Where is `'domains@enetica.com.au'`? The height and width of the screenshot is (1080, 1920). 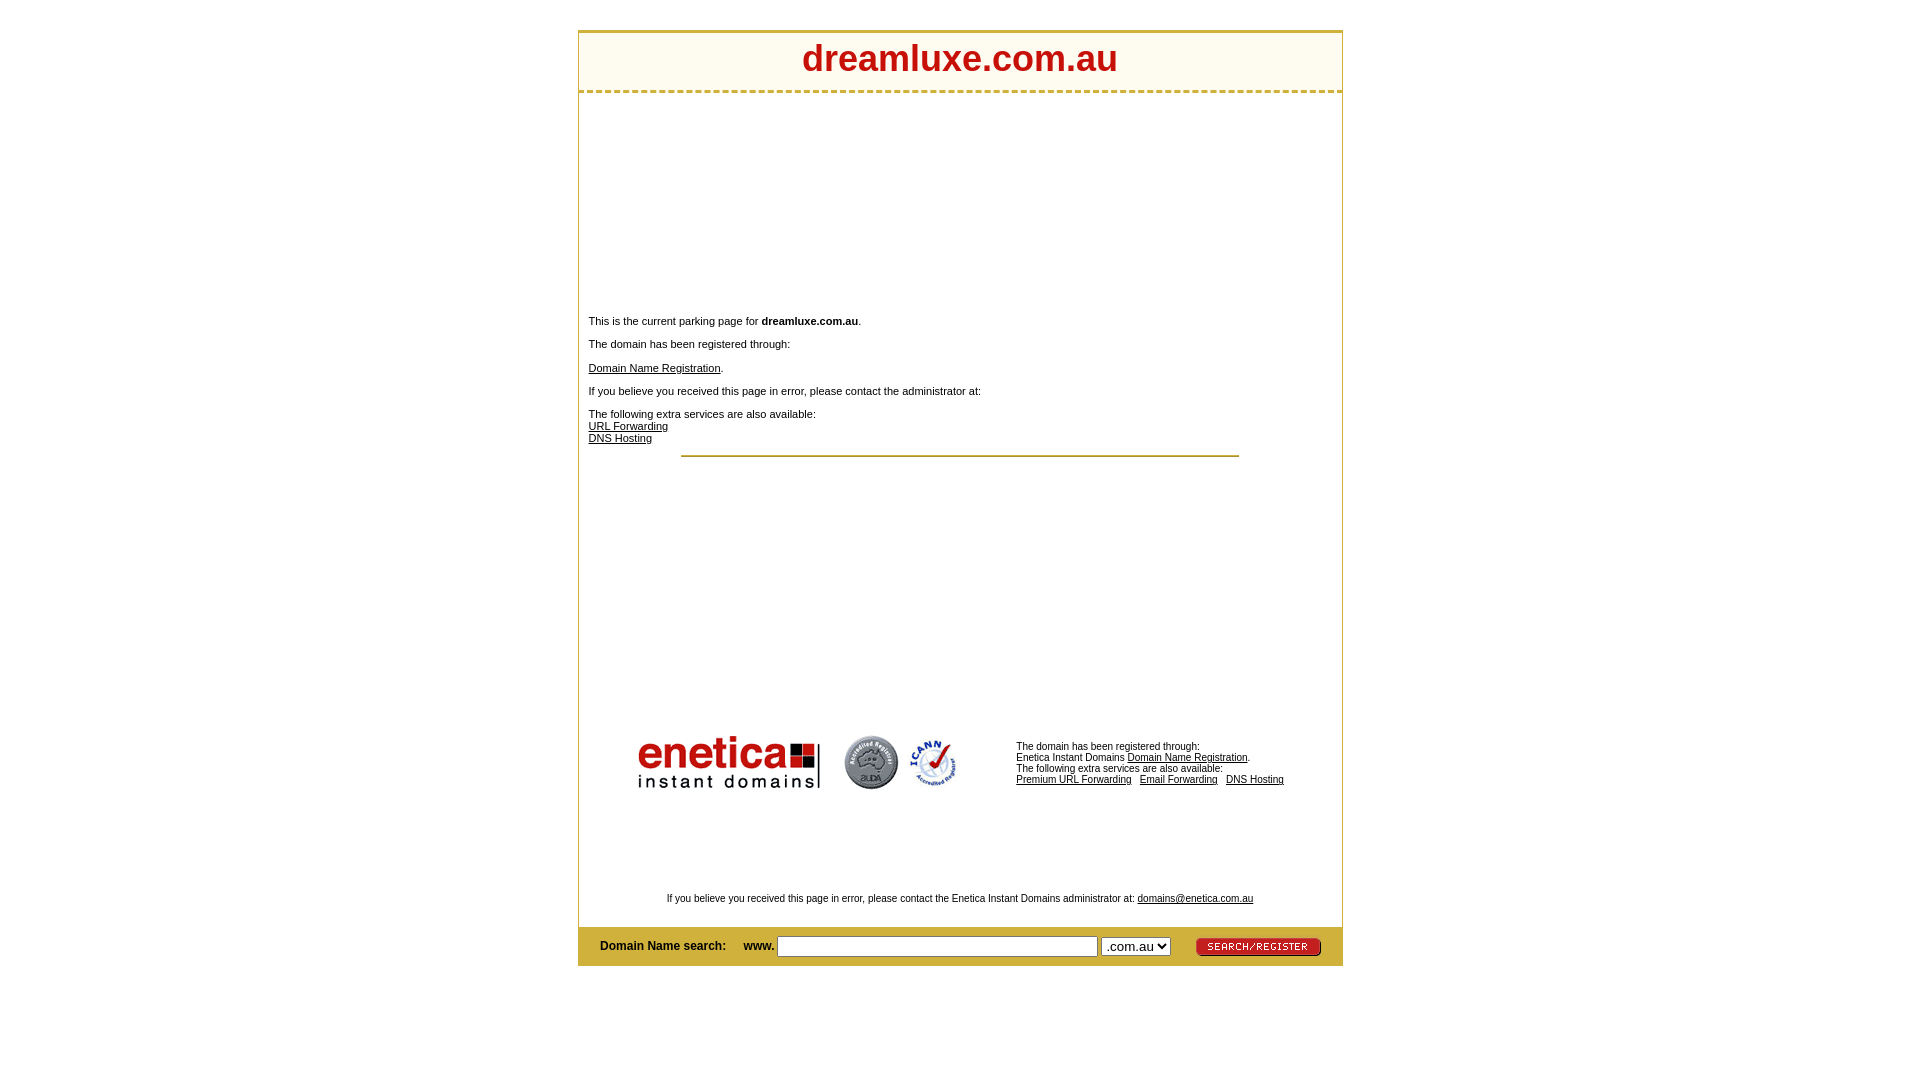 'domains@enetica.com.au' is located at coordinates (1137, 897).